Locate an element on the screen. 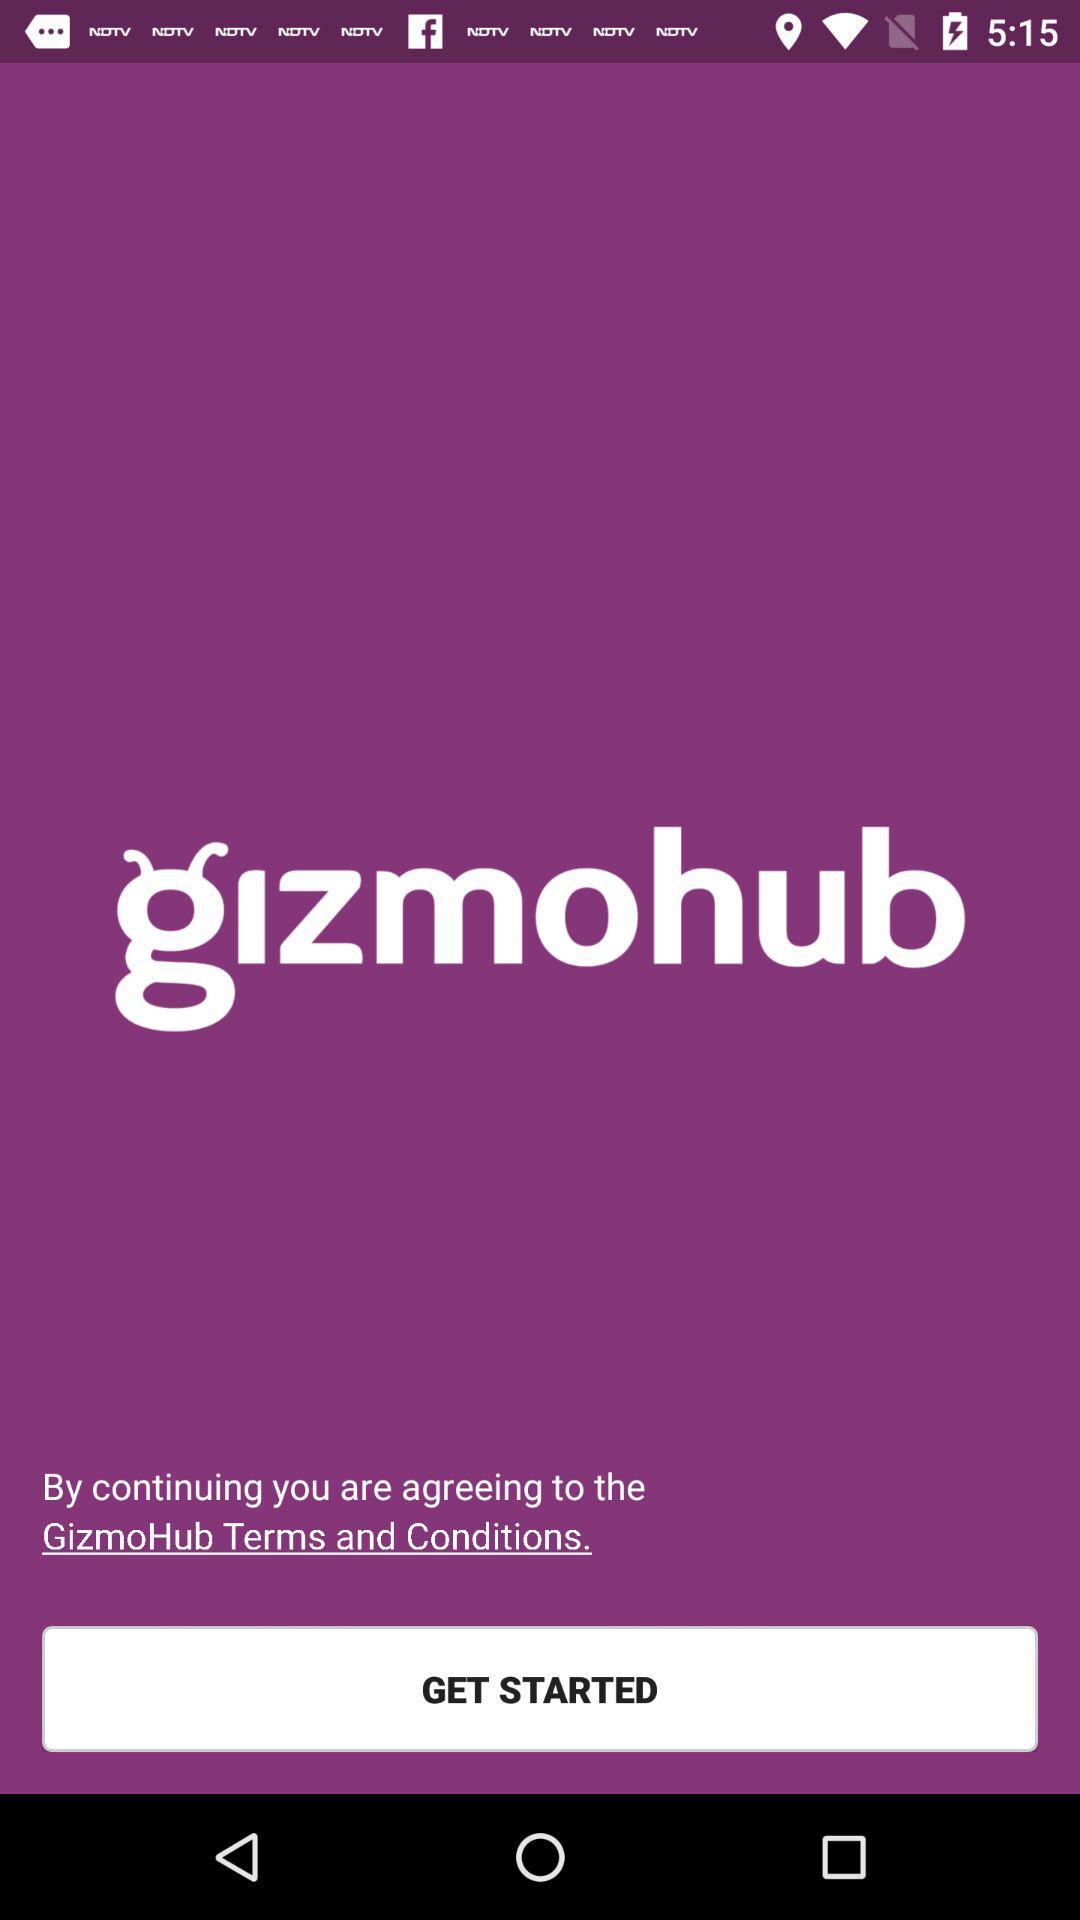  icon above the get started item is located at coordinates (315, 1534).